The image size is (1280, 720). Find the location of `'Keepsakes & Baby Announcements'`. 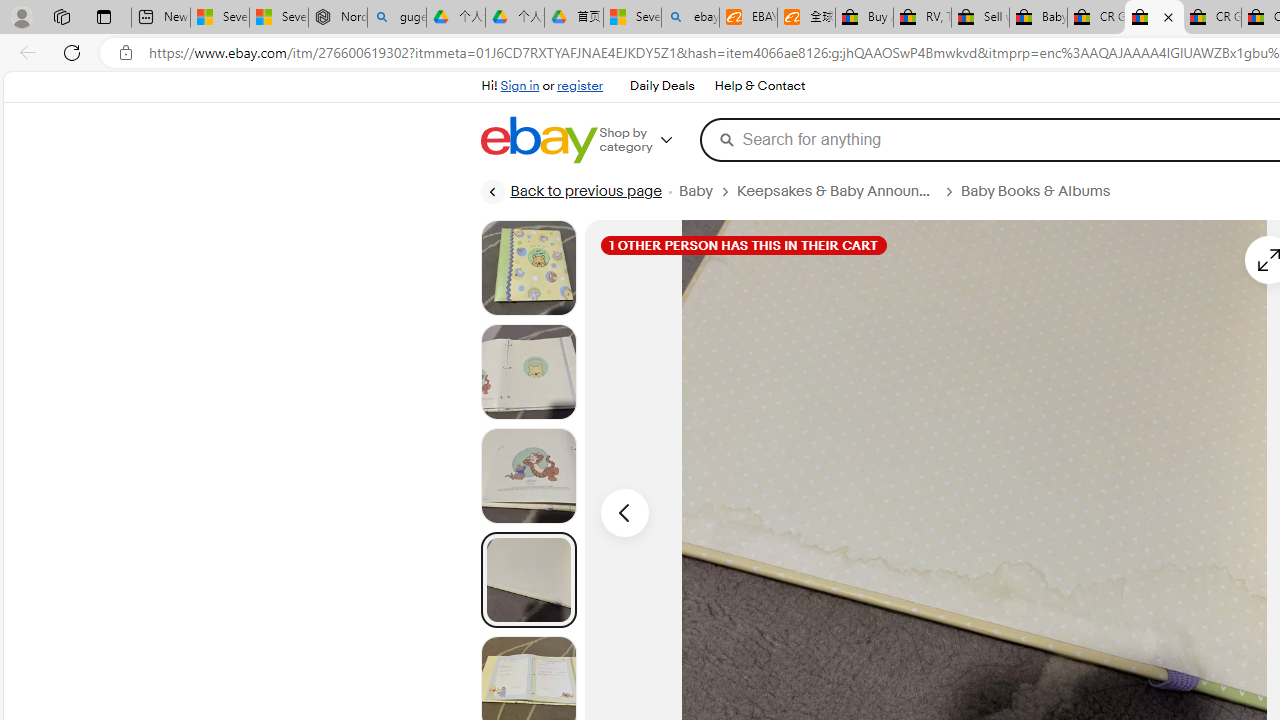

'Keepsakes & Baby Announcements' is located at coordinates (836, 191).